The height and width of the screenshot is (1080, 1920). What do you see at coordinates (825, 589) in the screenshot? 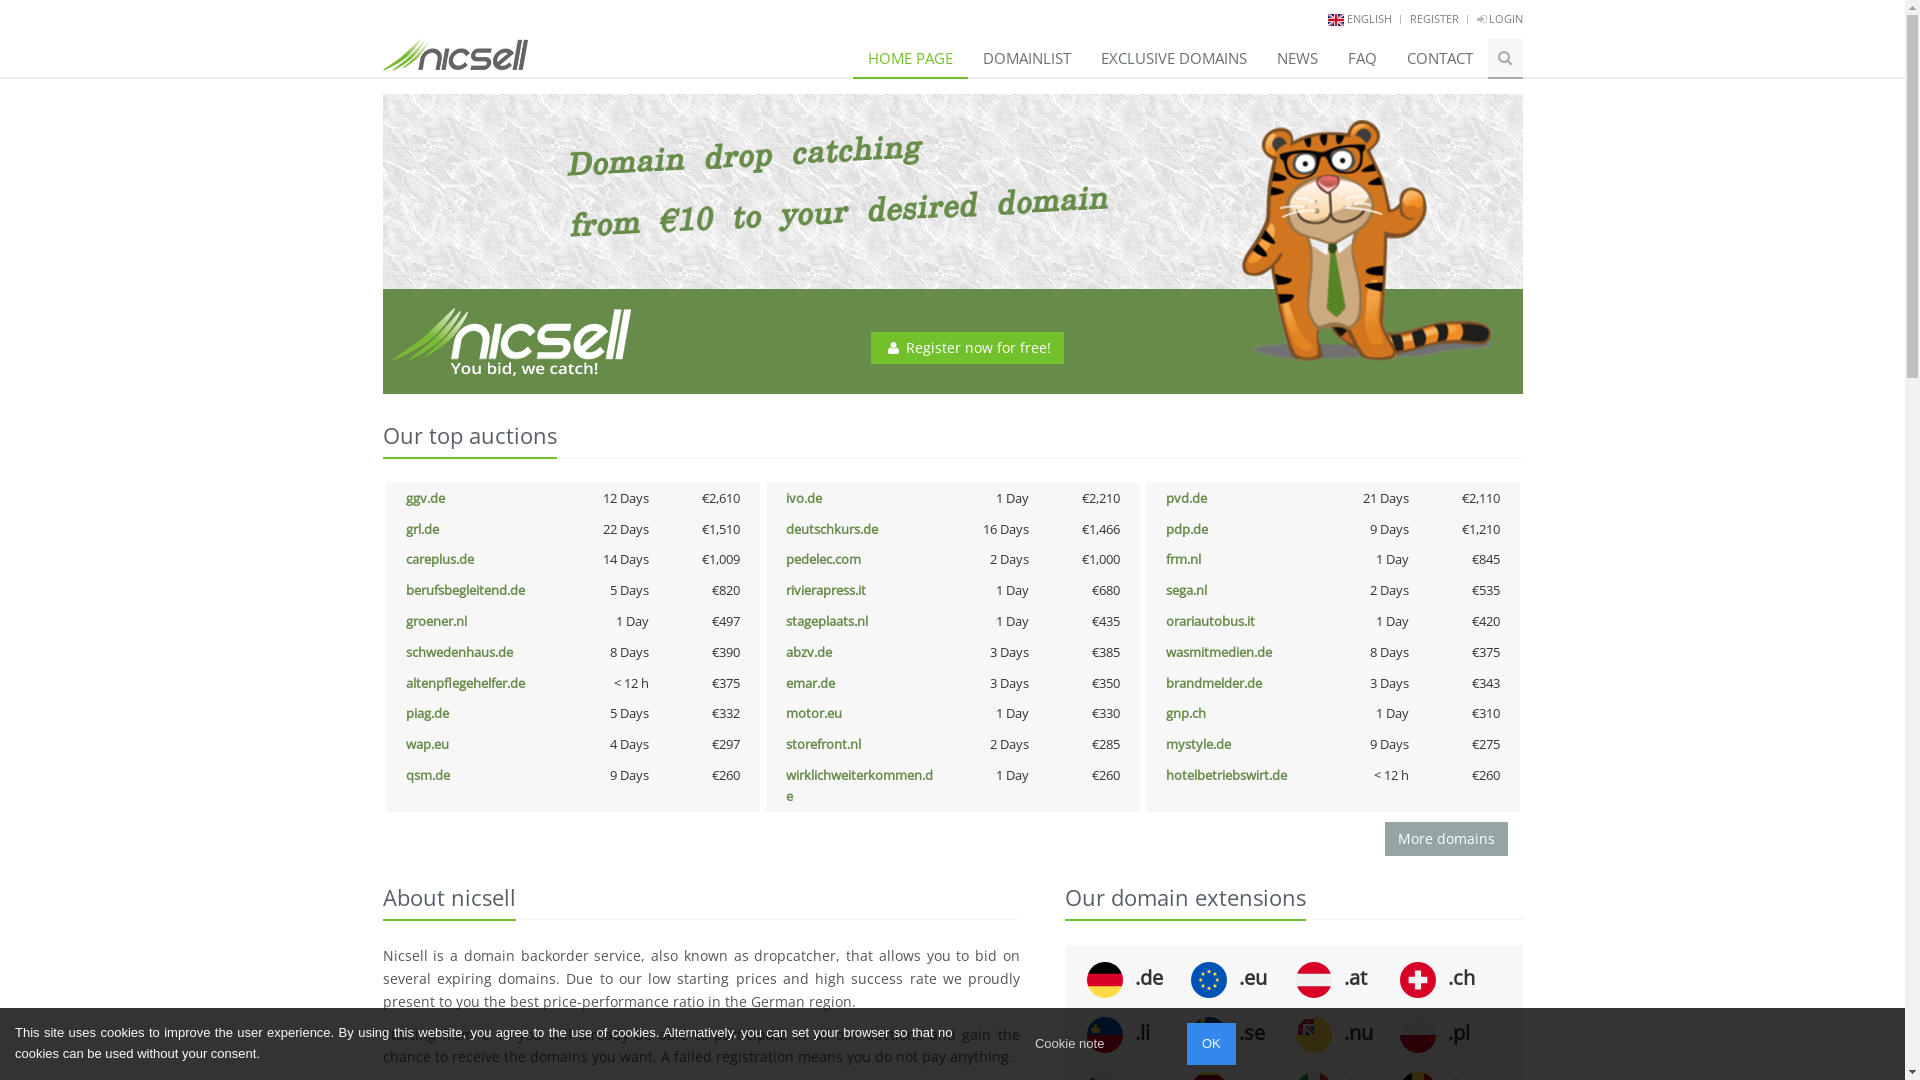
I see `'rivierapress.it'` at bounding box center [825, 589].